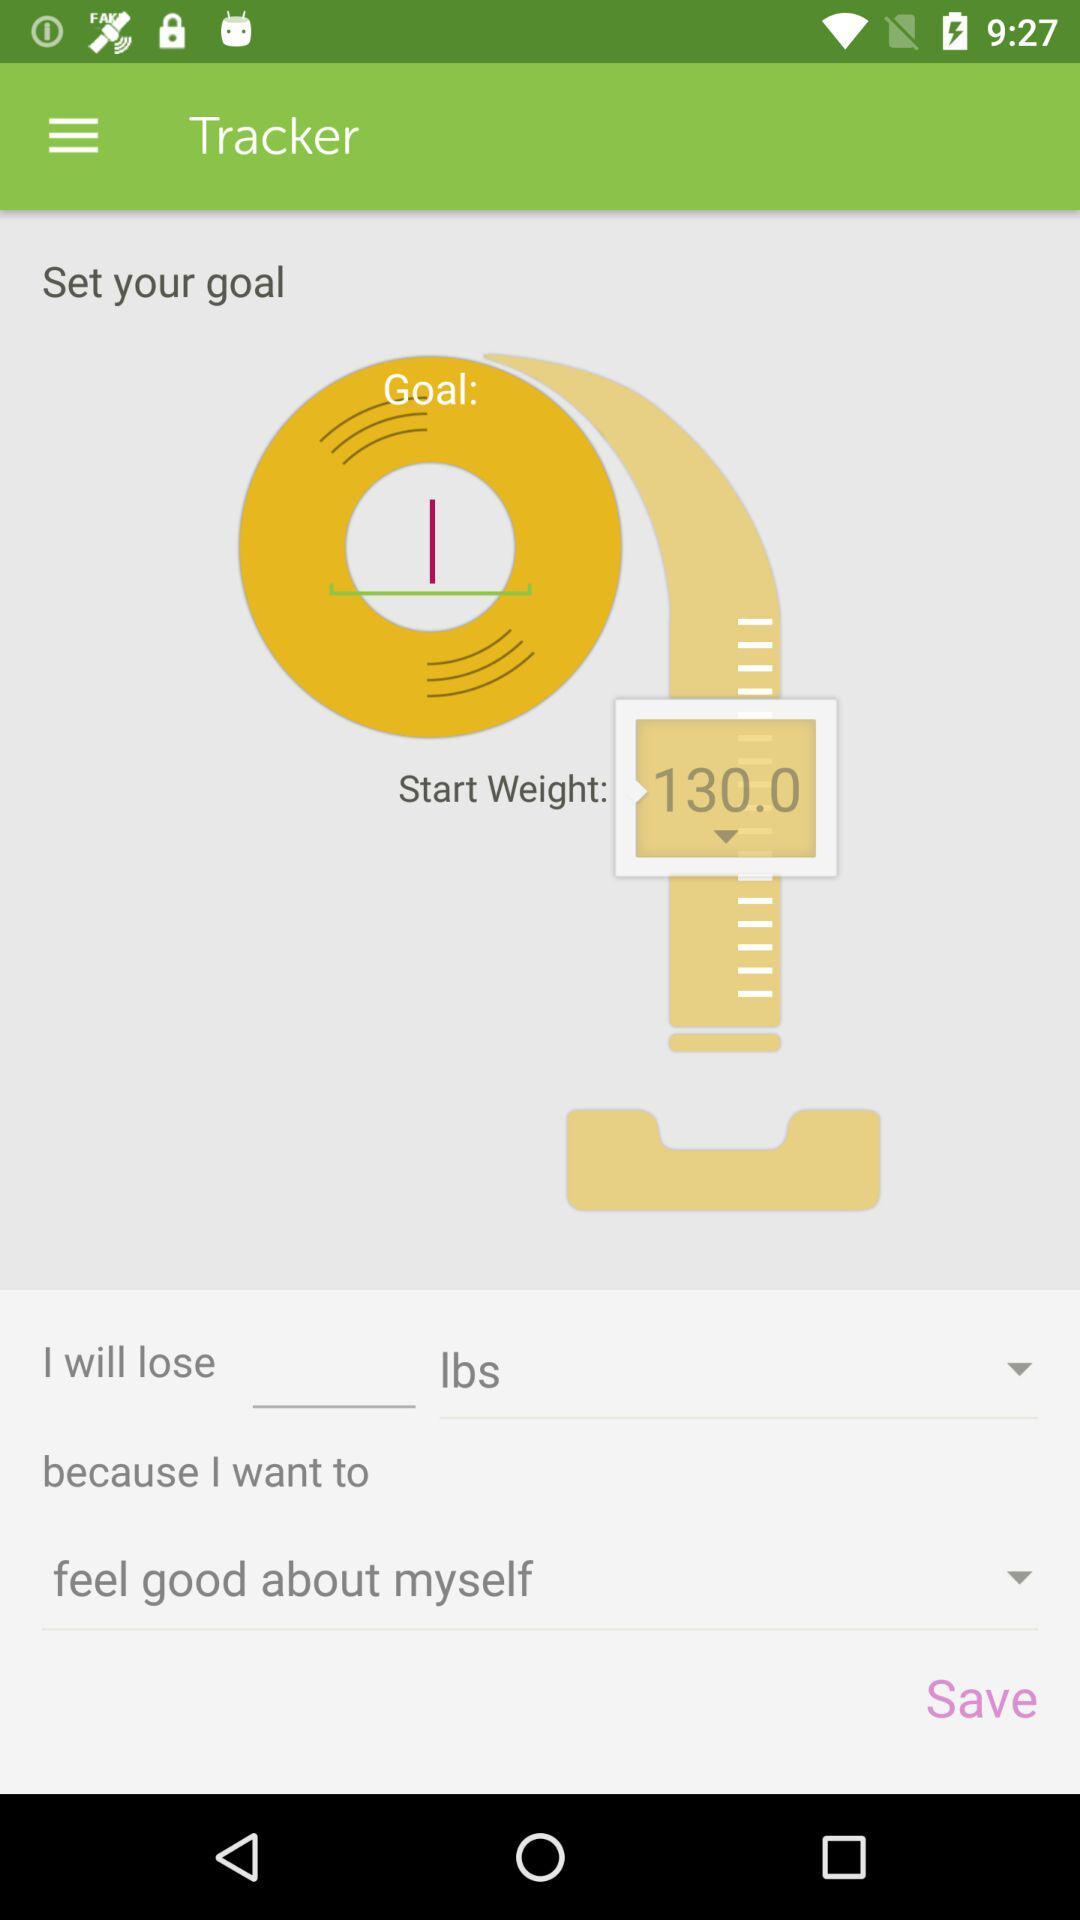  I want to click on the icon next to the lbs, so click(333, 1375).